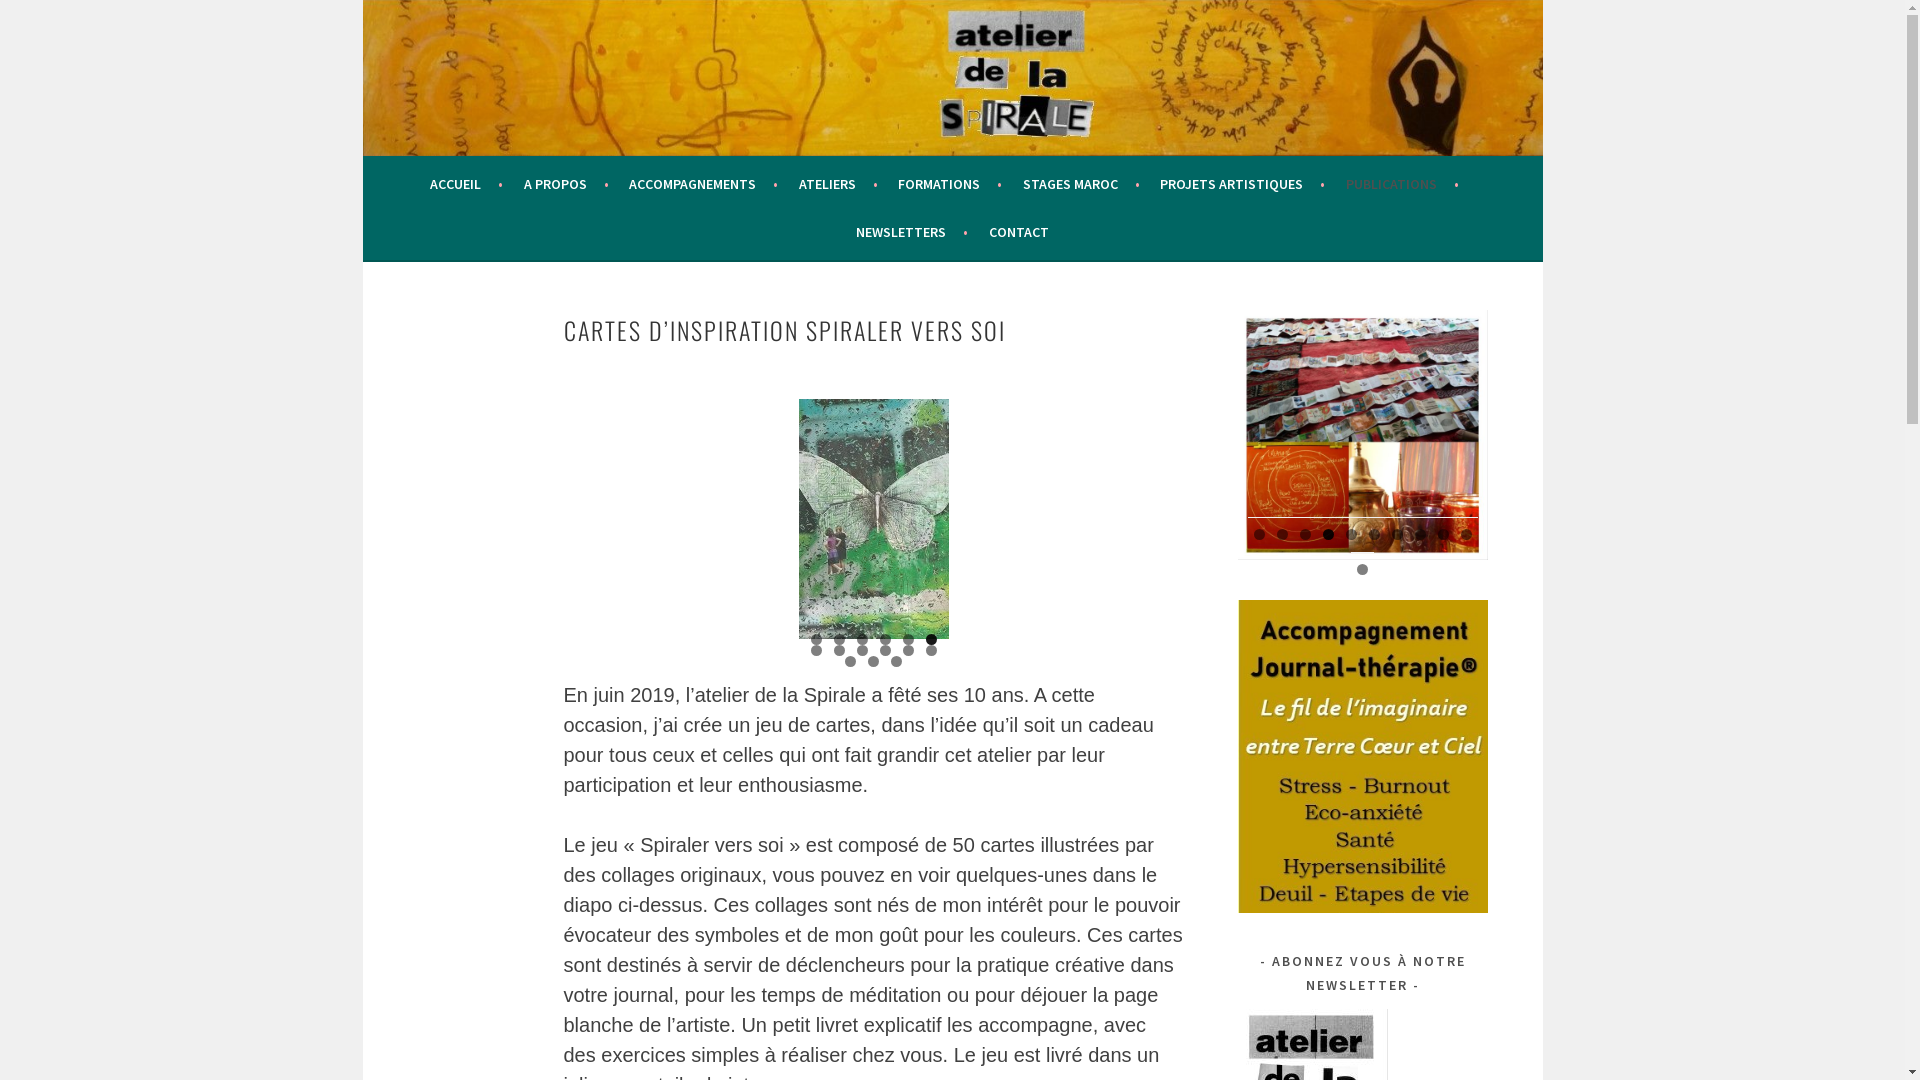  What do you see at coordinates (839, 650) in the screenshot?
I see `'8'` at bounding box center [839, 650].